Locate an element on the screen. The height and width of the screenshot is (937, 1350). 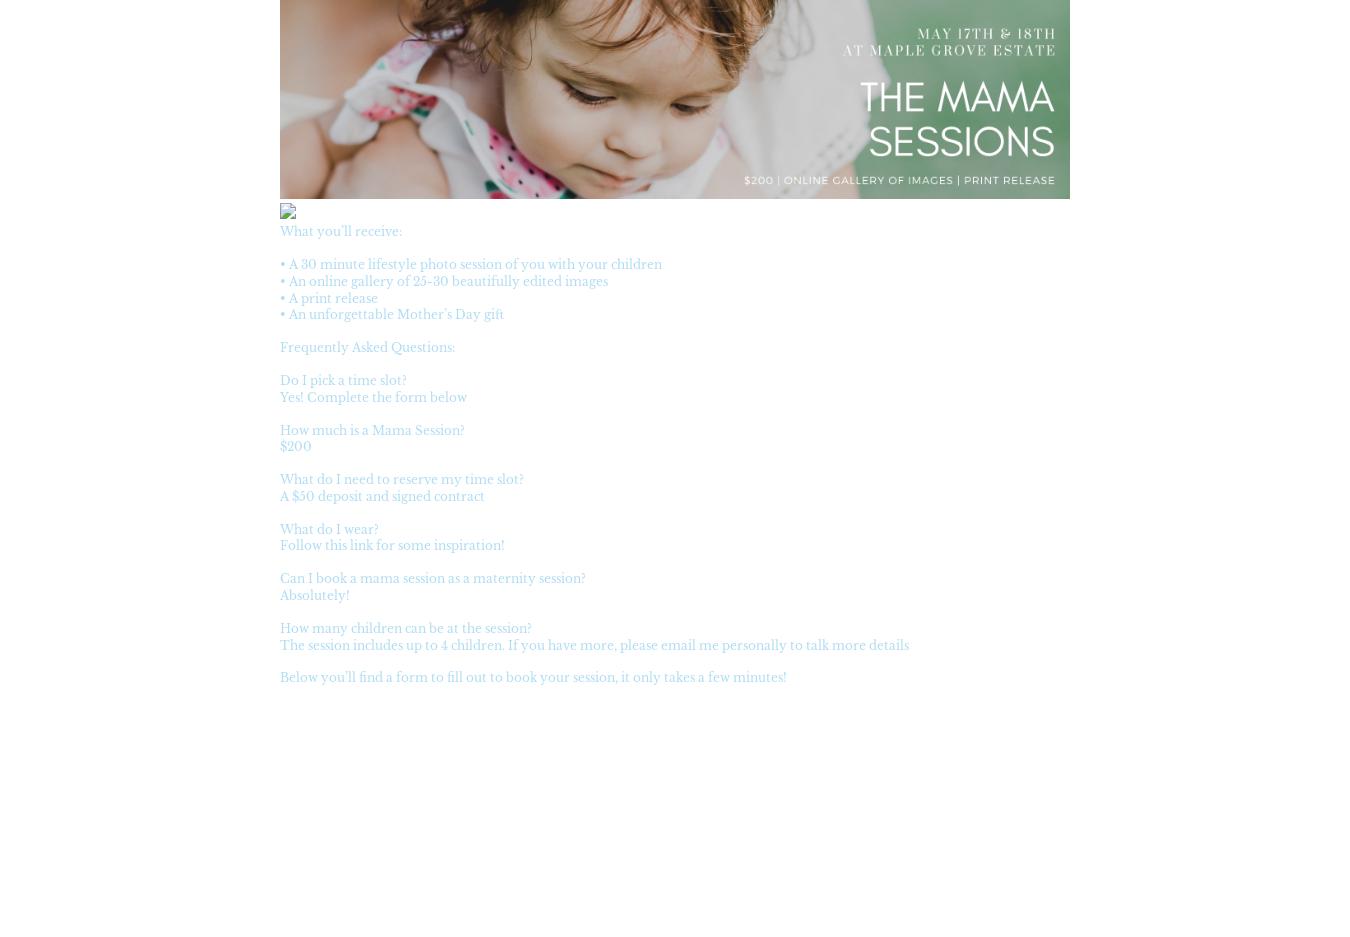
'$200' is located at coordinates (278, 445).